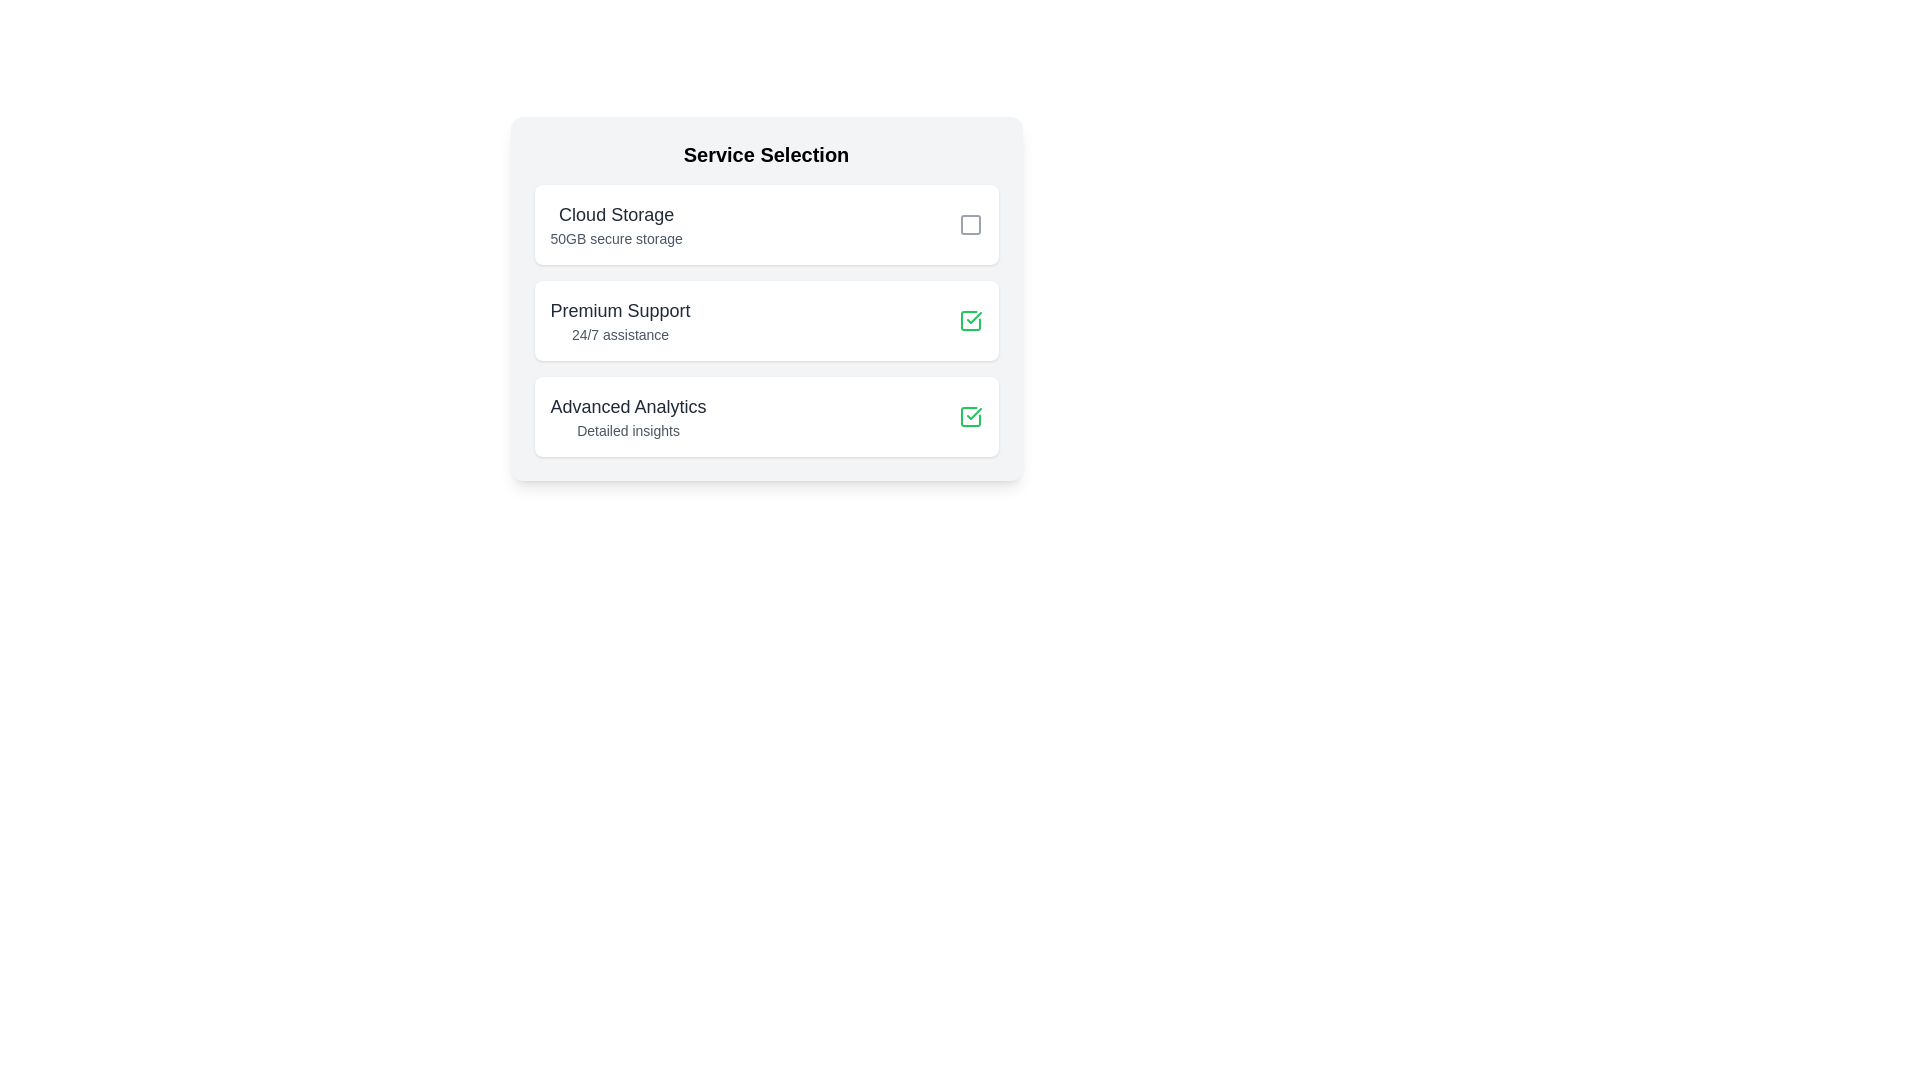 The height and width of the screenshot is (1080, 1920). I want to click on the 'Cloud Storage' label, which serves as the title for the associated service option, indicating the service being referred to, so click(615, 215).